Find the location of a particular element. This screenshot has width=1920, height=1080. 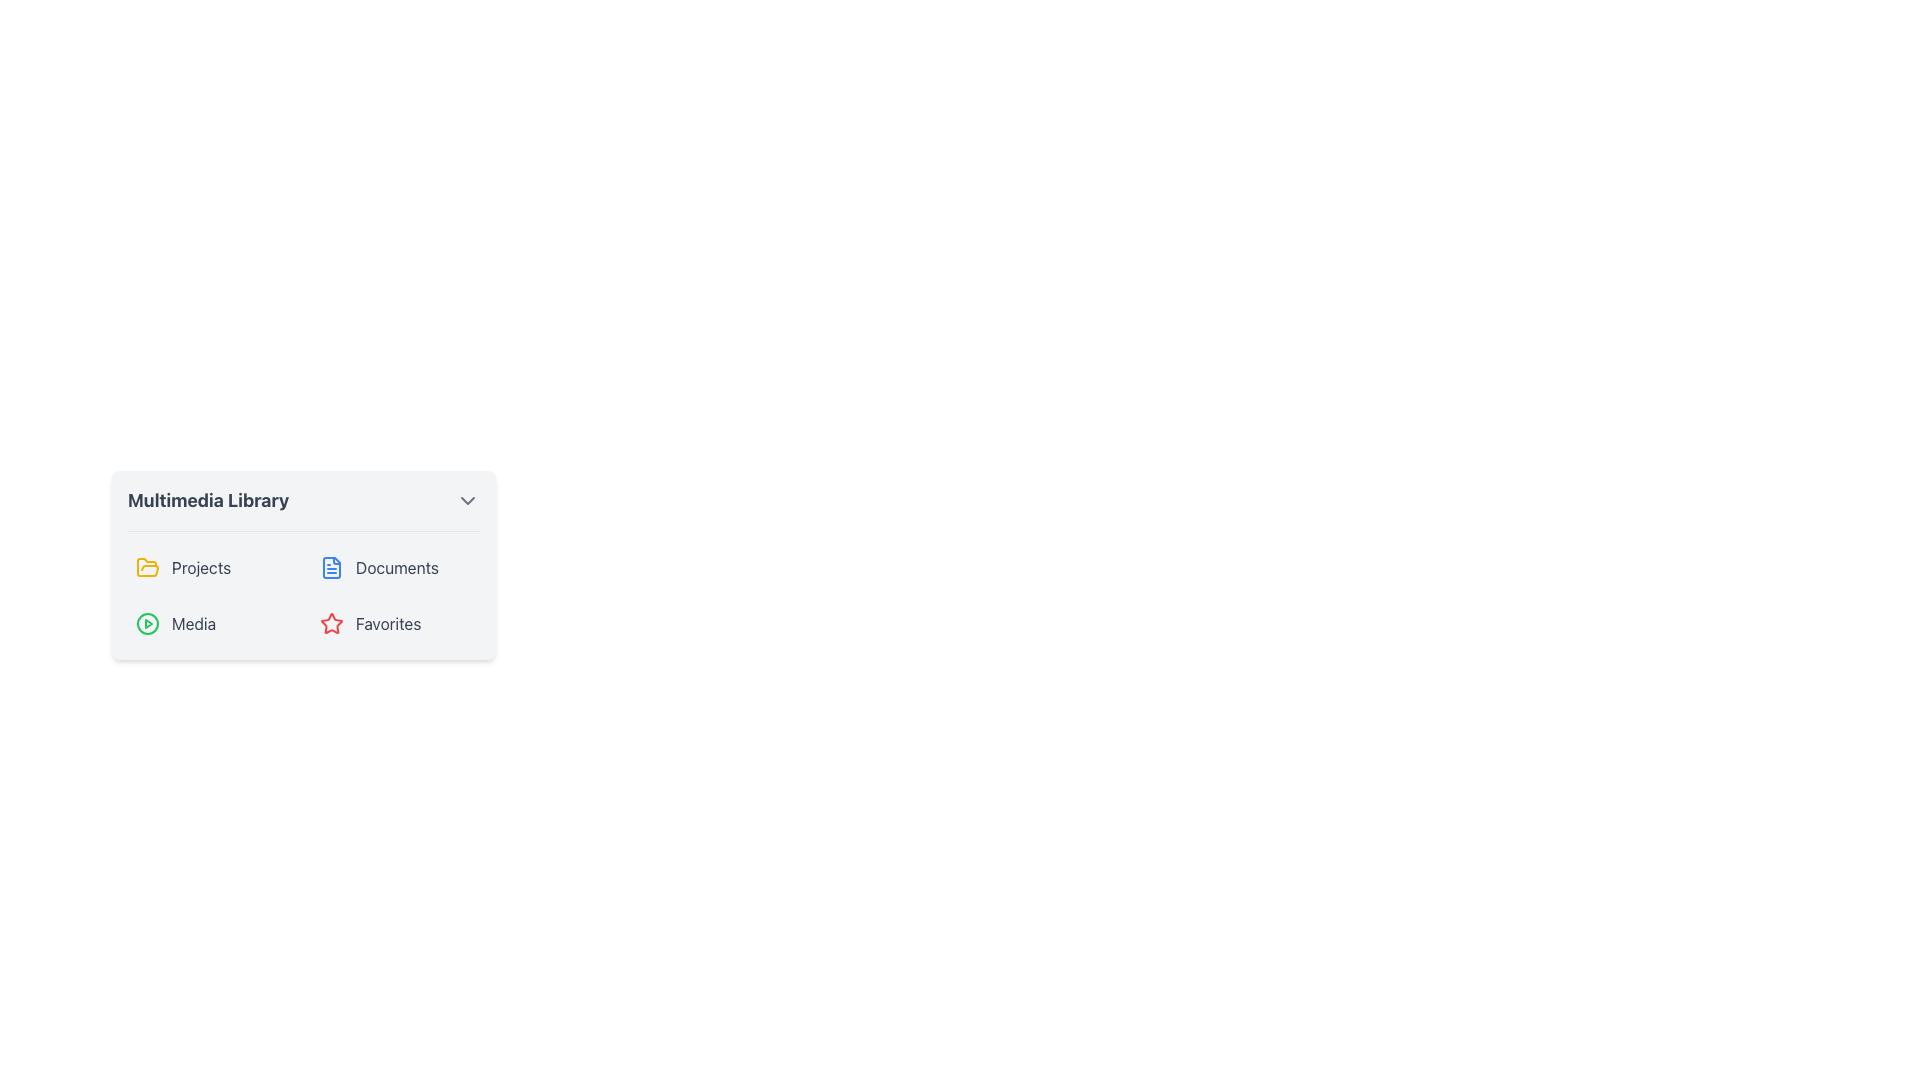

the 'Favorites' text label in the 'Multimedia Library' panel, which is the last item in the list and positioned to the right of the red star icon is located at coordinates (388, 623).